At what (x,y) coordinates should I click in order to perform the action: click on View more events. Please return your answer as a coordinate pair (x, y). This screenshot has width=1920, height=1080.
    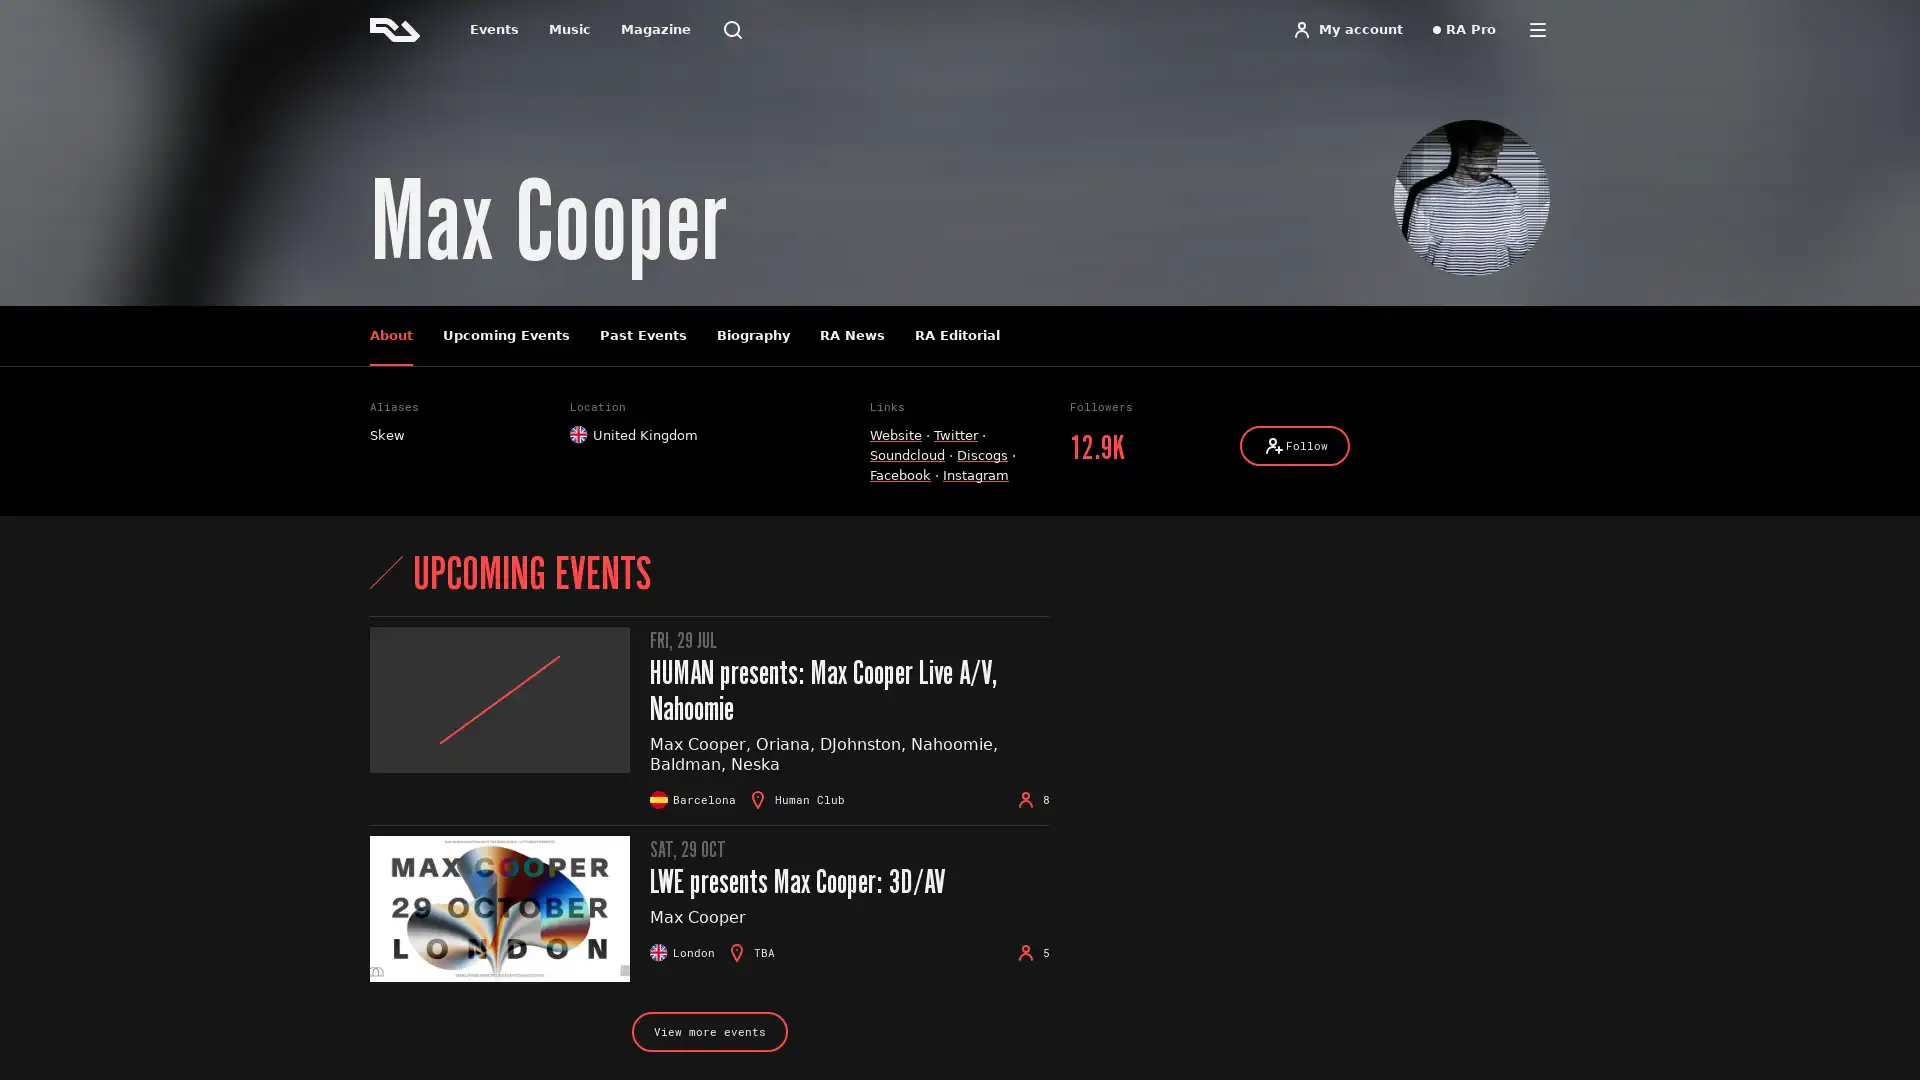
    Looking at the image, I should click on (710, 1030).